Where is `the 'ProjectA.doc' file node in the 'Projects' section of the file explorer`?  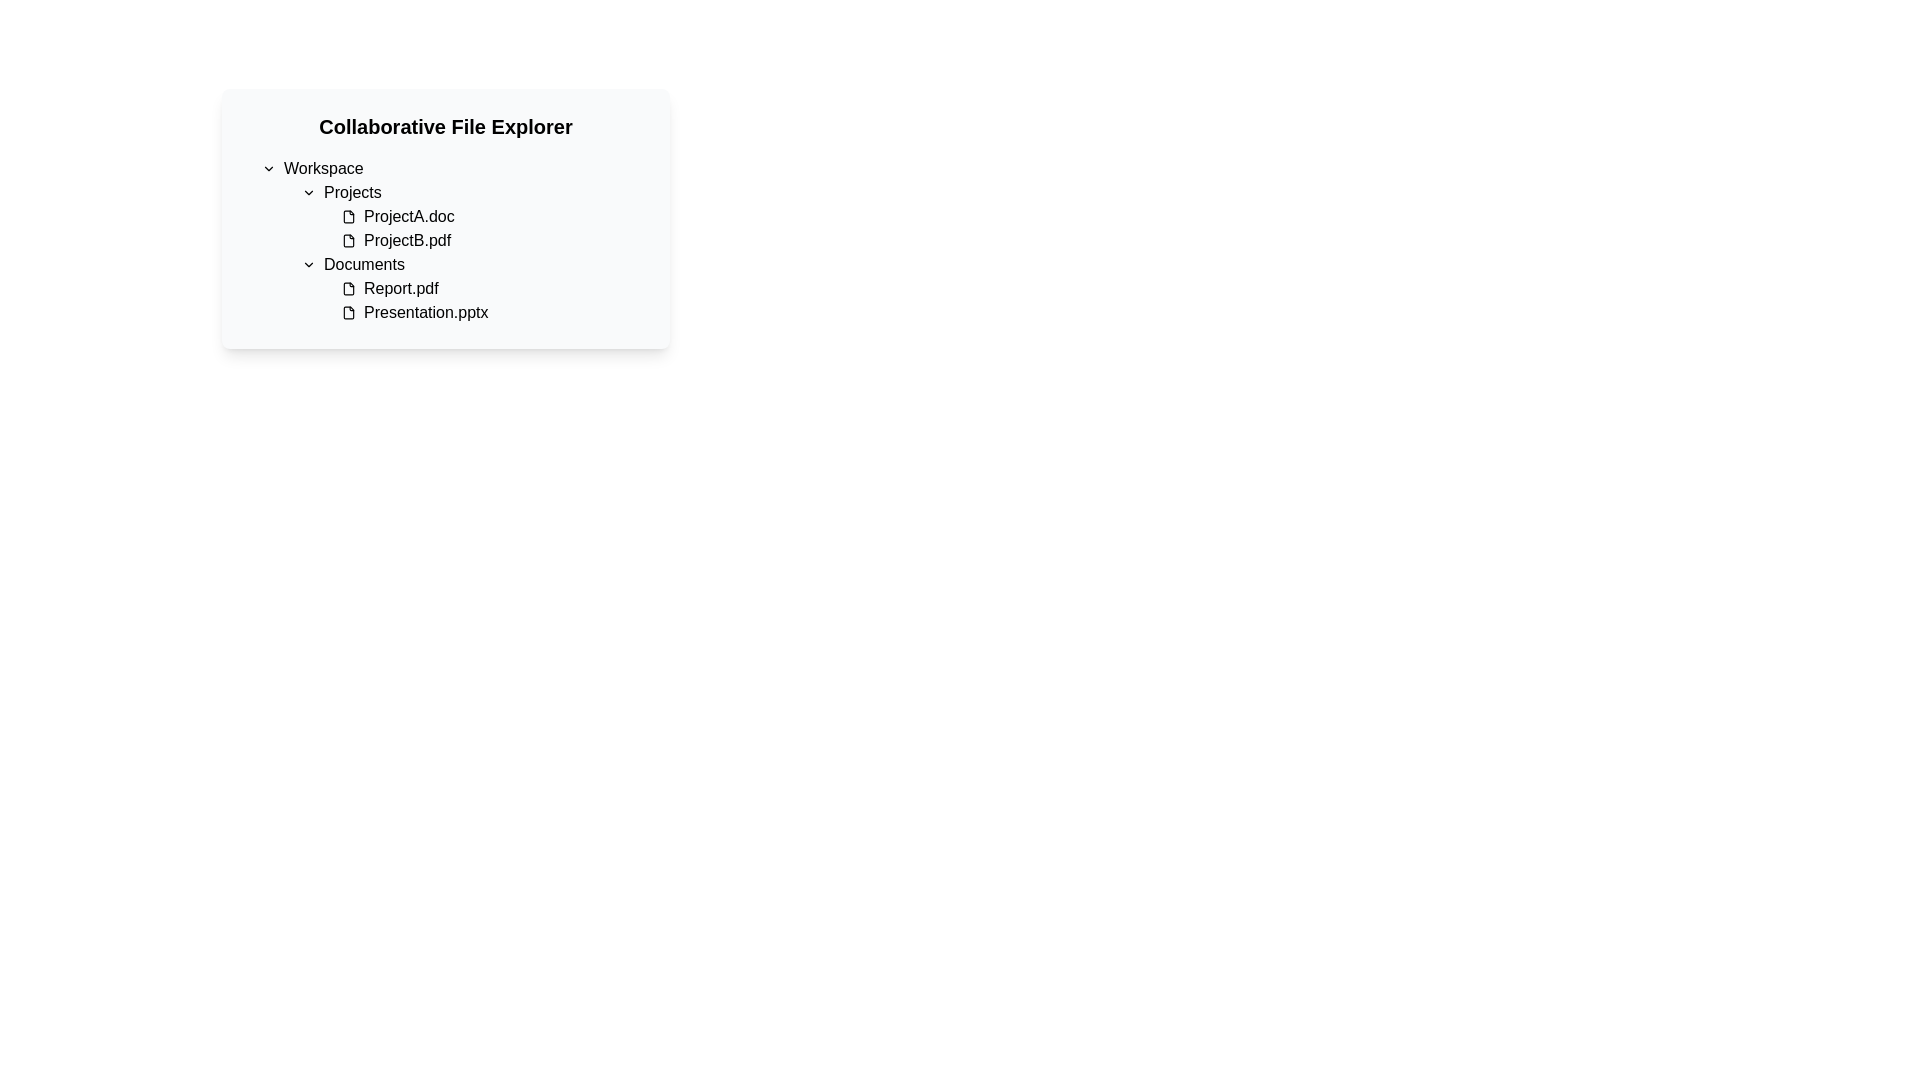 the 'ProjectA.doc' file node in the 'Projects' section of the file explorer is located at coordinates (494, 216).